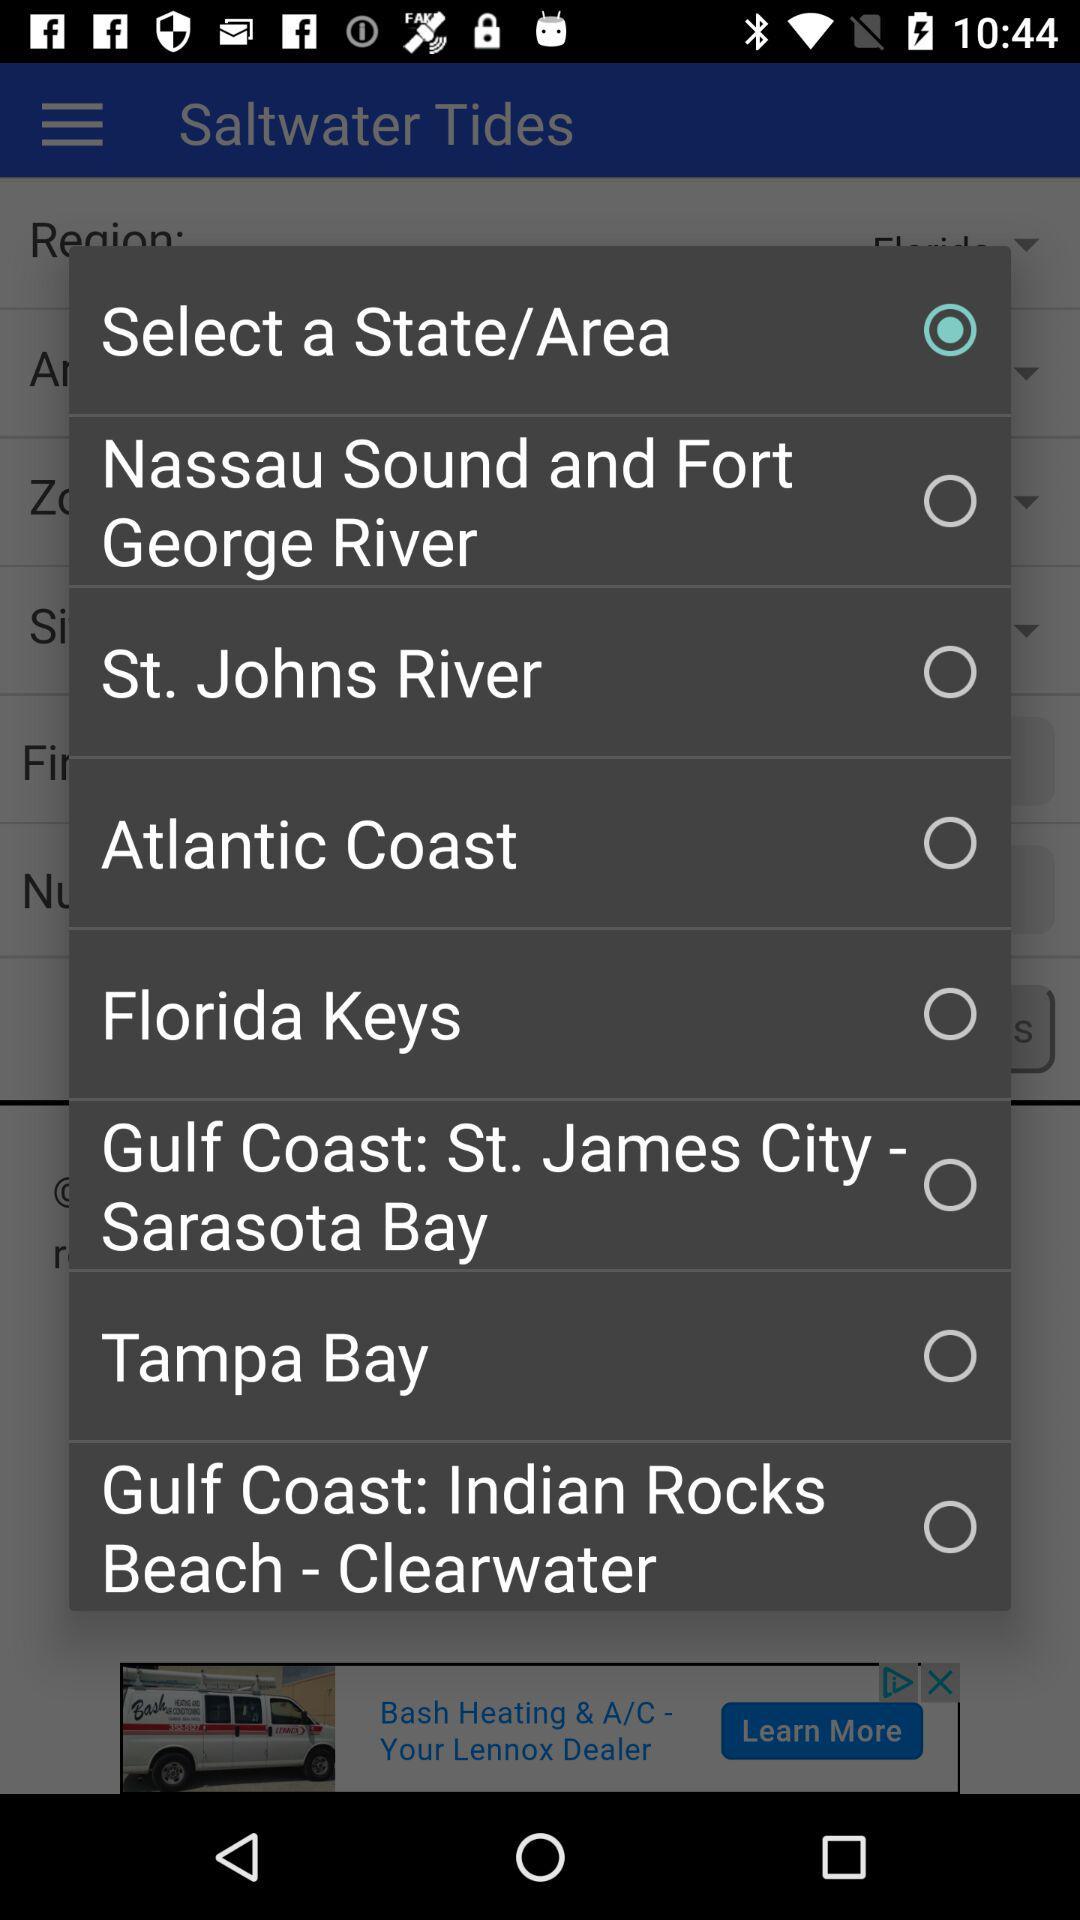  What do you see at coordinates (540, 1013) in the screenshot?
I see `the florida keys` at bounding box center [540, 1013].